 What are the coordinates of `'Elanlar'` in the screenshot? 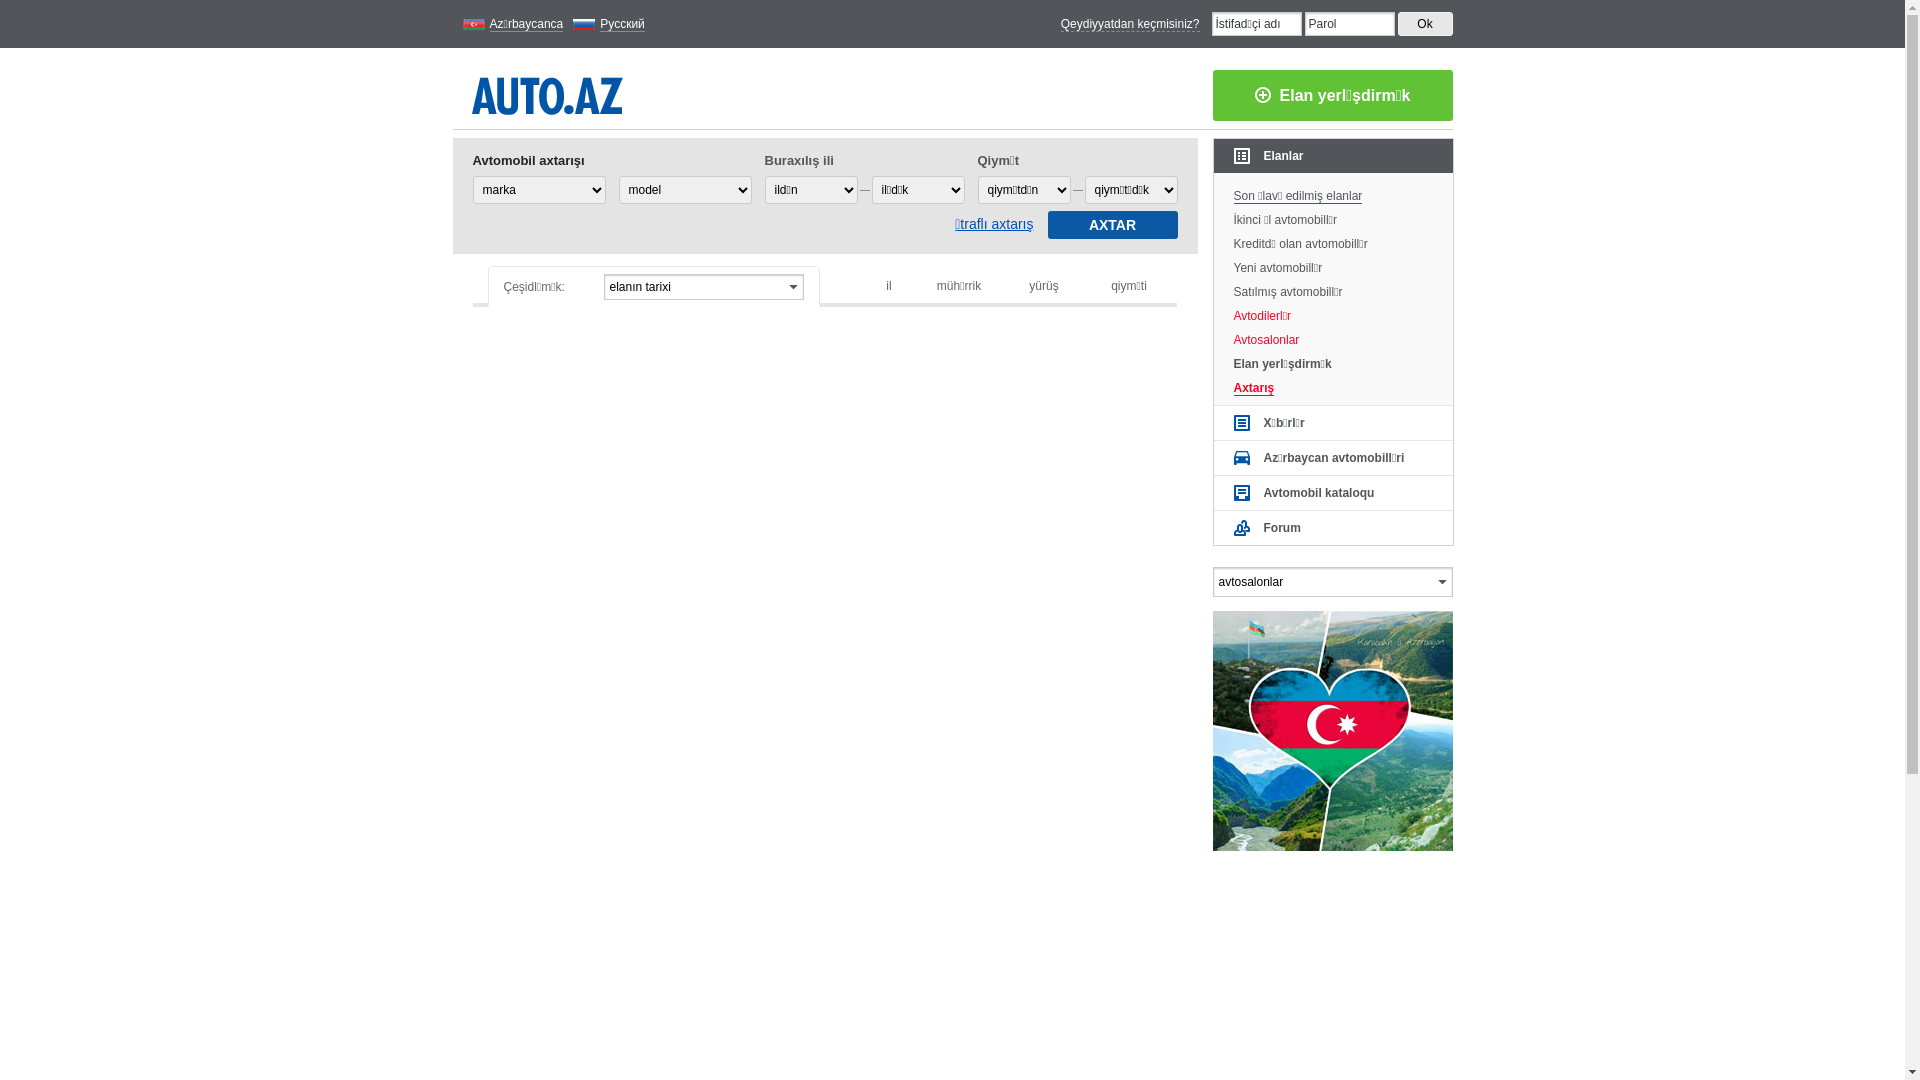 It's located at (1333, 154).